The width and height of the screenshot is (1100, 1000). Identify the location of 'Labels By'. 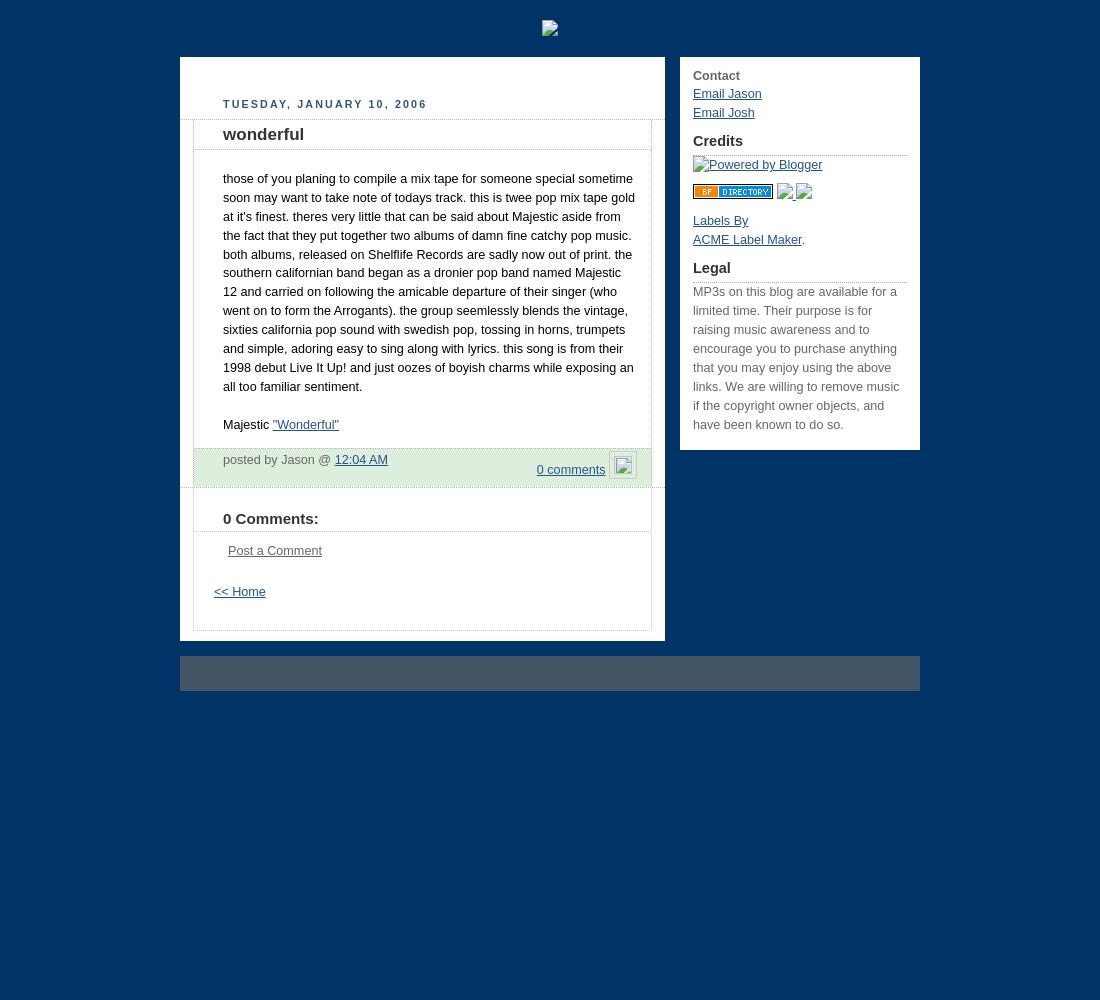
(719, 220).